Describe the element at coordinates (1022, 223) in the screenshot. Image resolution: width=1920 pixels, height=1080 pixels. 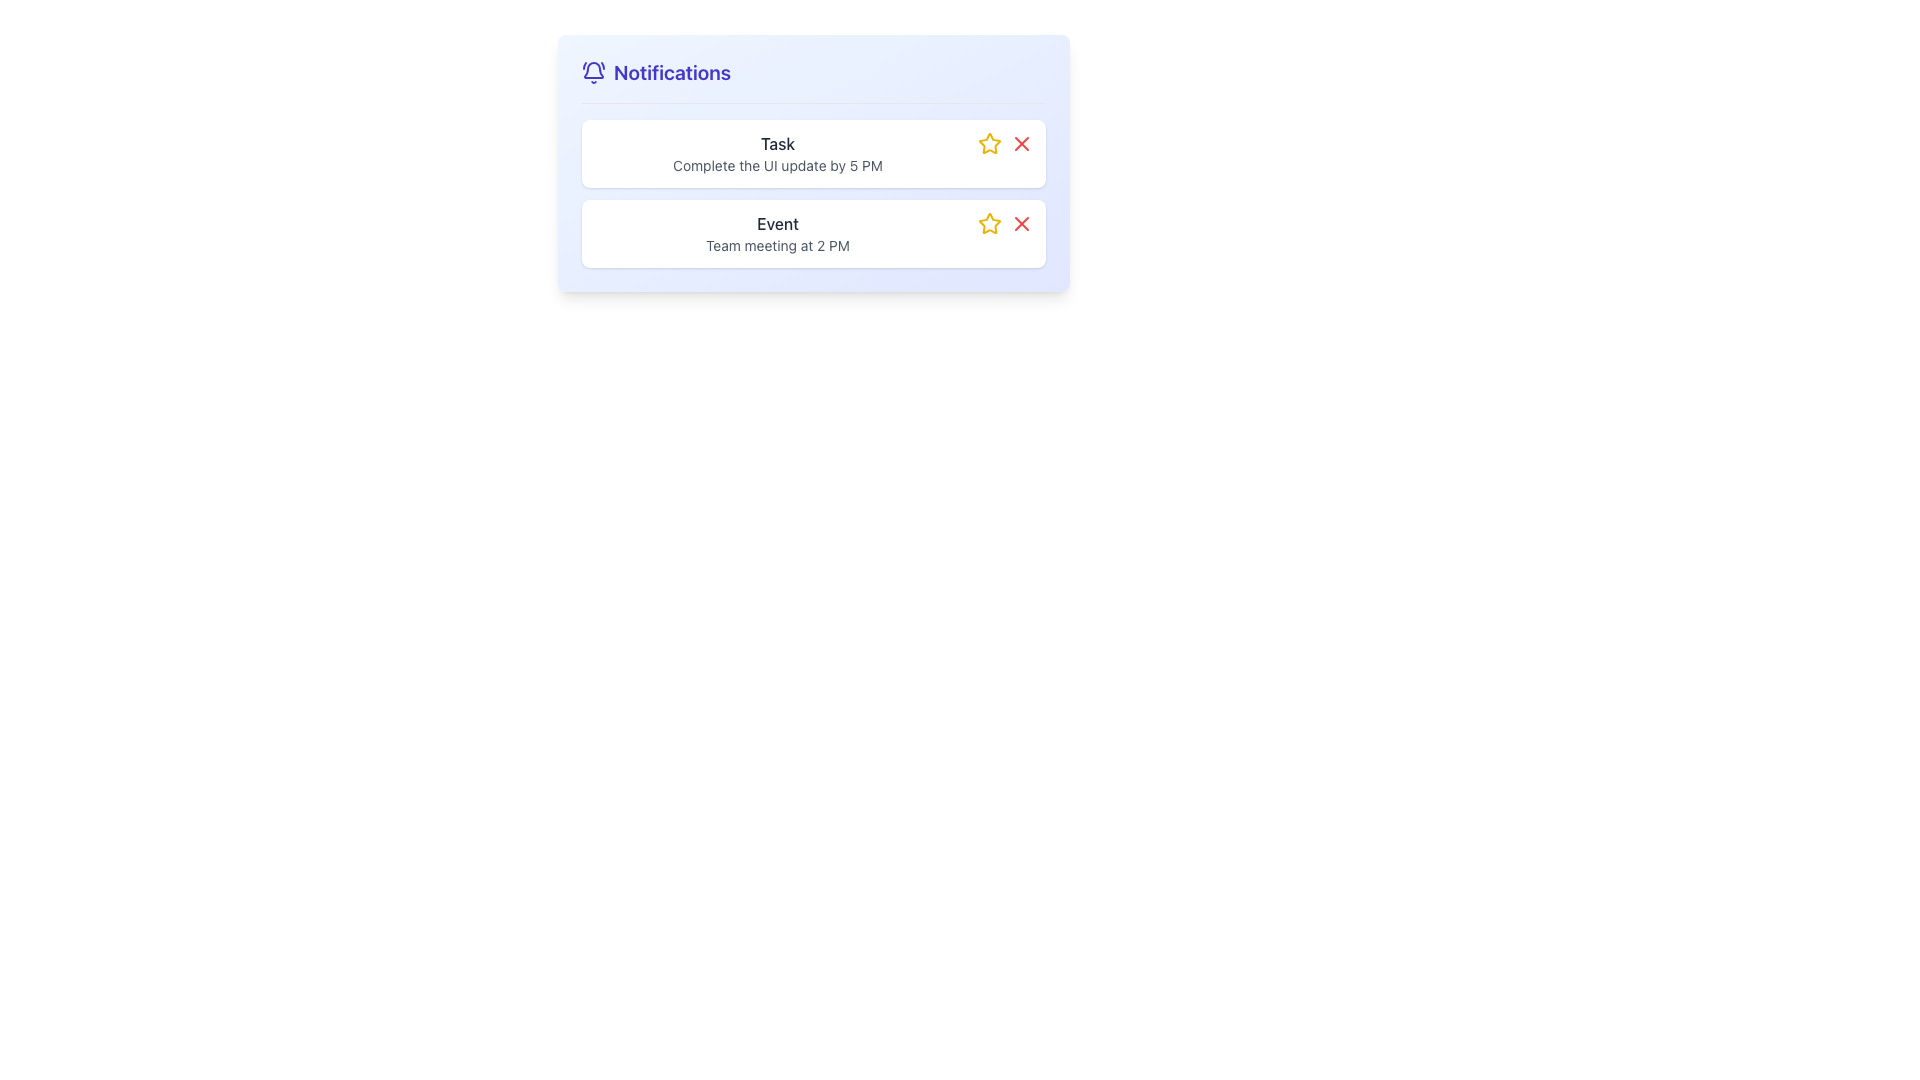
I see `the red close (X) button located at the far right of its group, styled with hover effects and positioned next` at that location.